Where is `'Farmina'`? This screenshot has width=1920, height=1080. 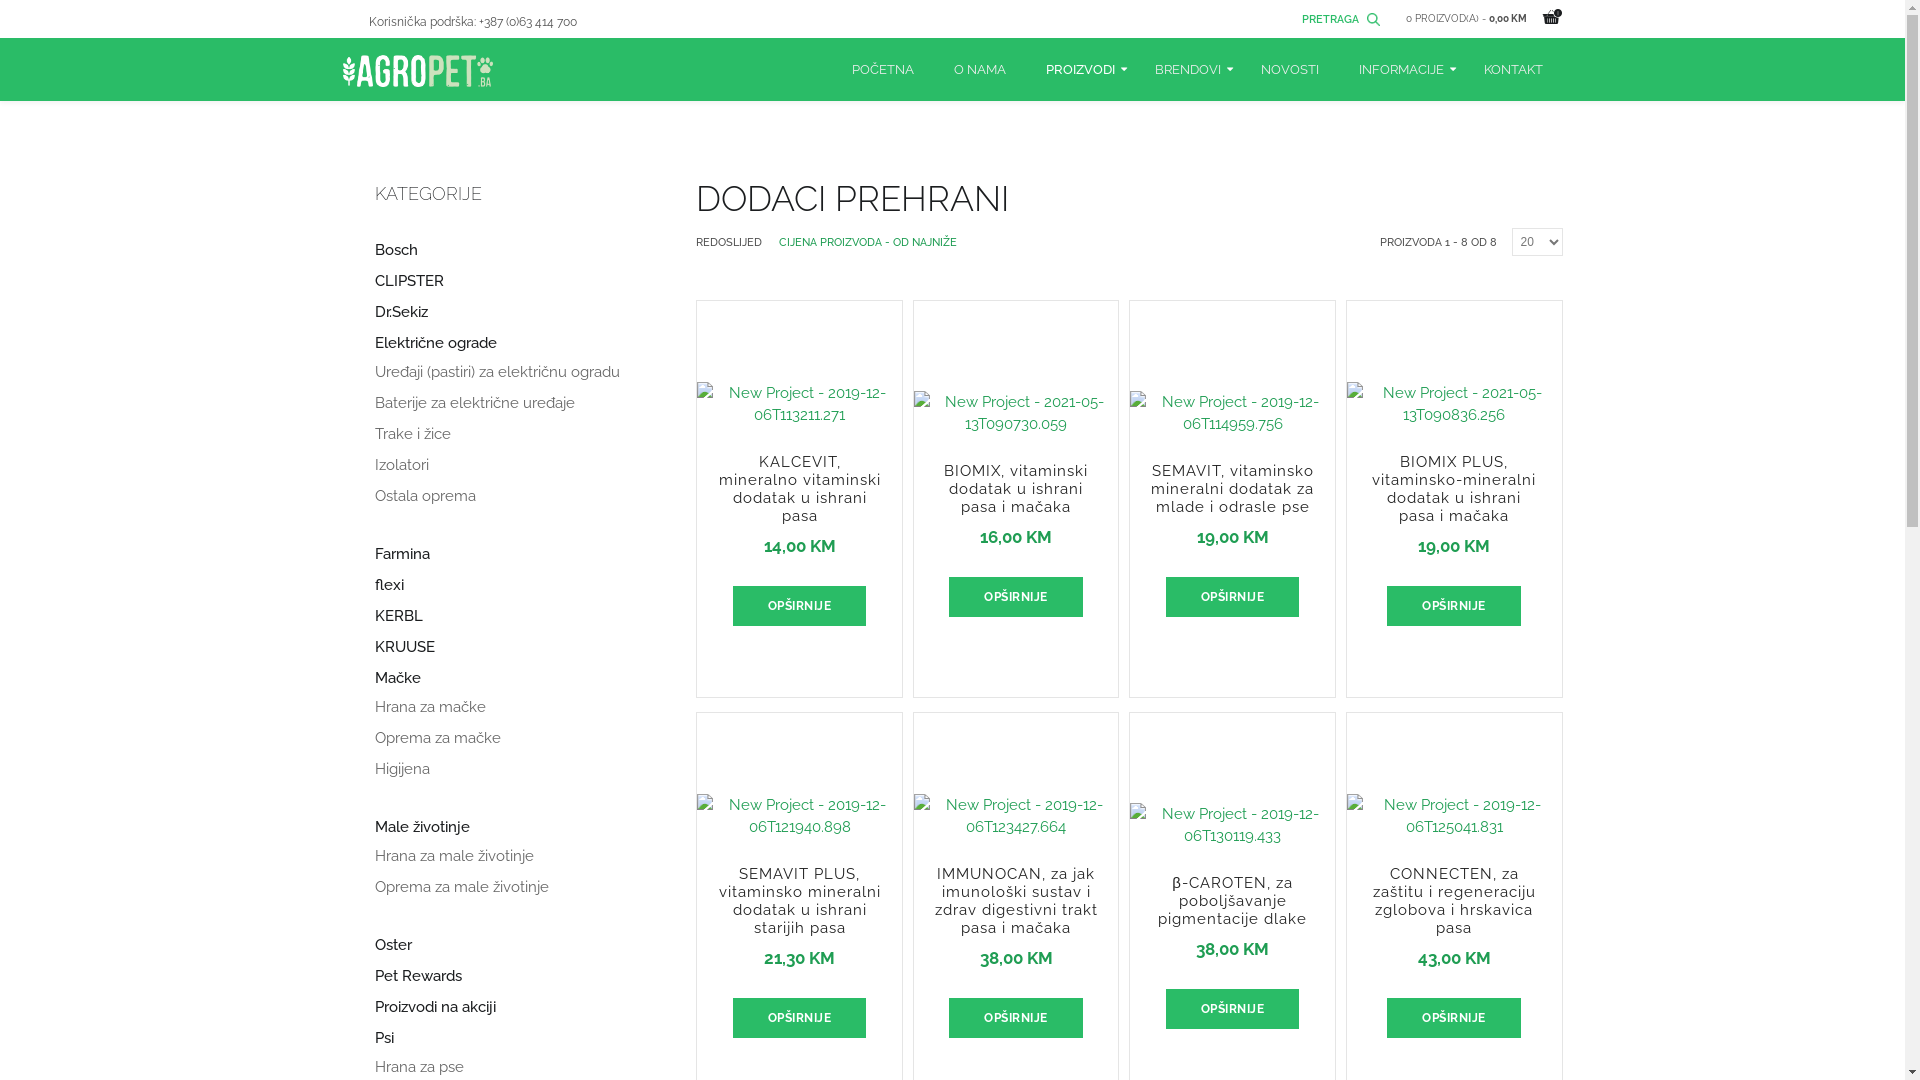 'Farmina' is located at coordinates (400, 554).